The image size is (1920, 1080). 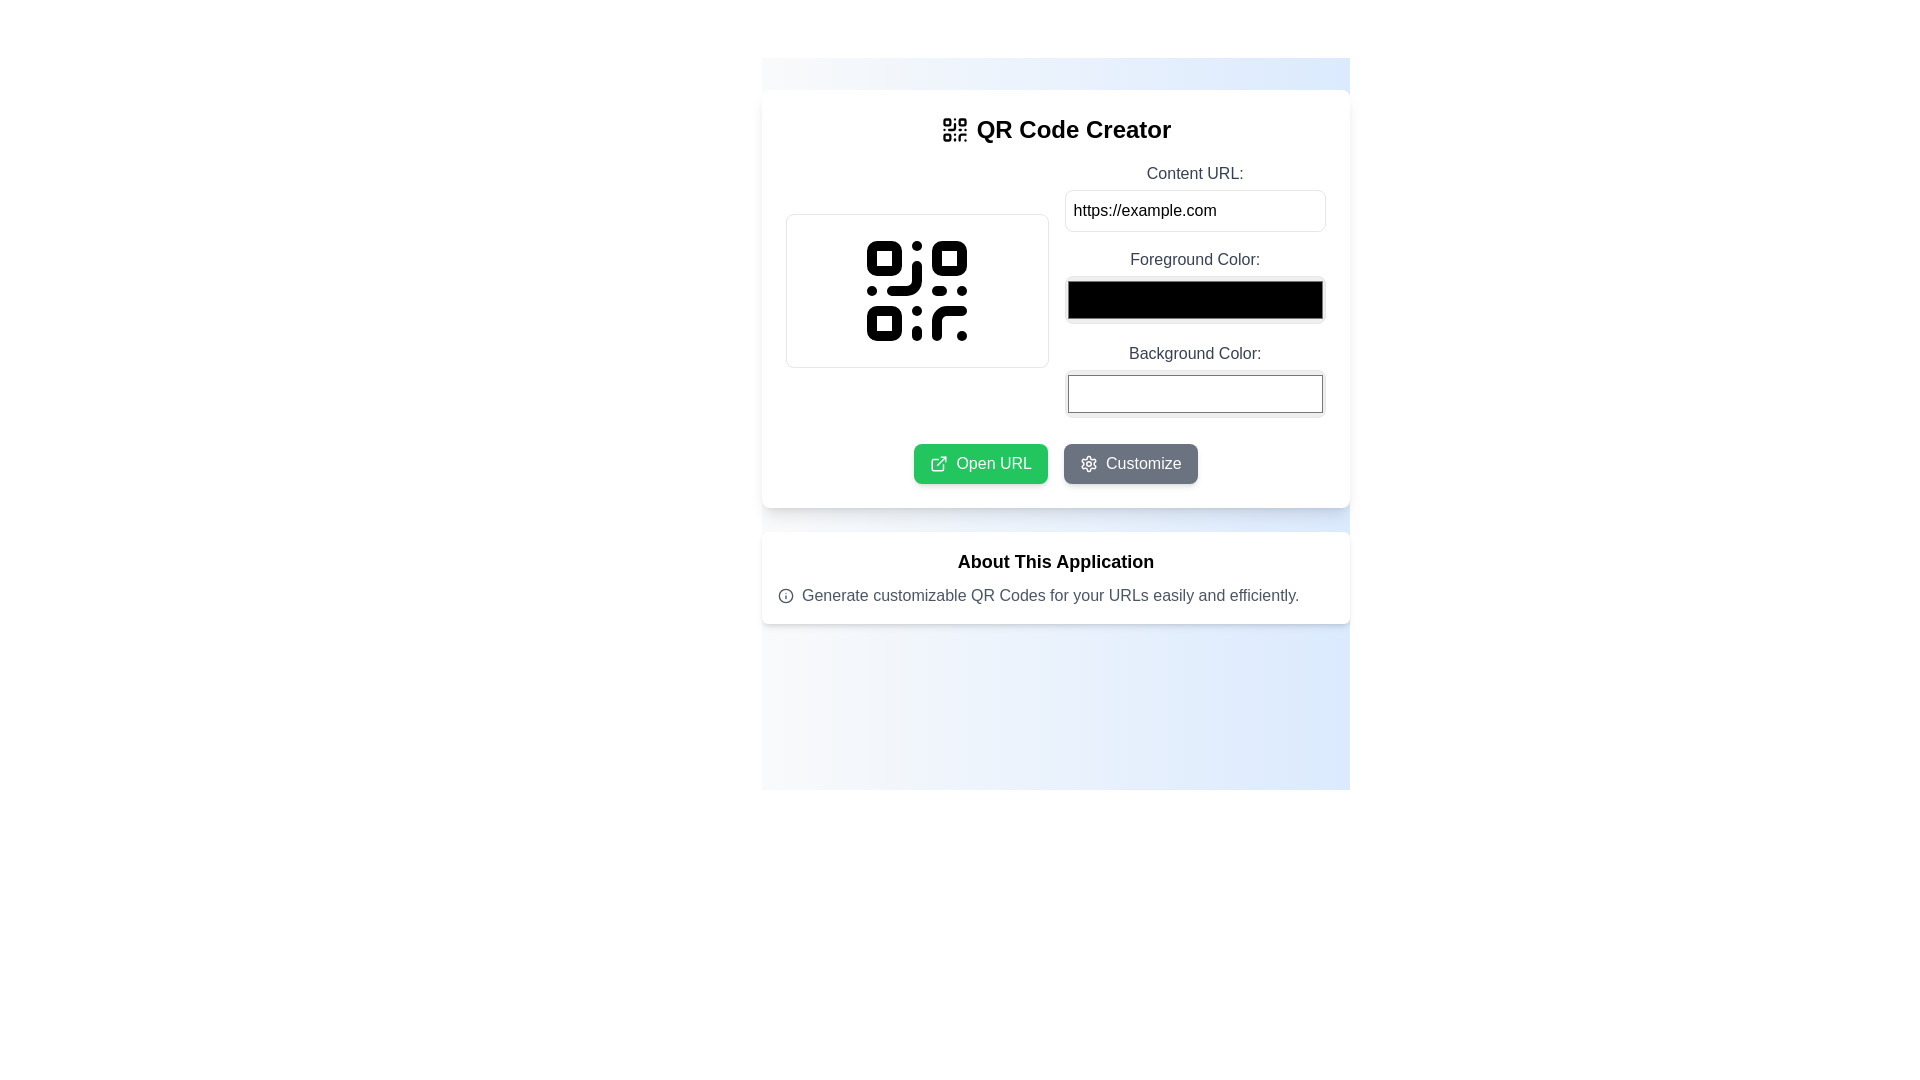 What do you see at coordinates (1195, 286) in the screenshot?
I see `the black rectangular color picker input field located under the 'Foreground Color:' label` at bounding box center [1195, 286].